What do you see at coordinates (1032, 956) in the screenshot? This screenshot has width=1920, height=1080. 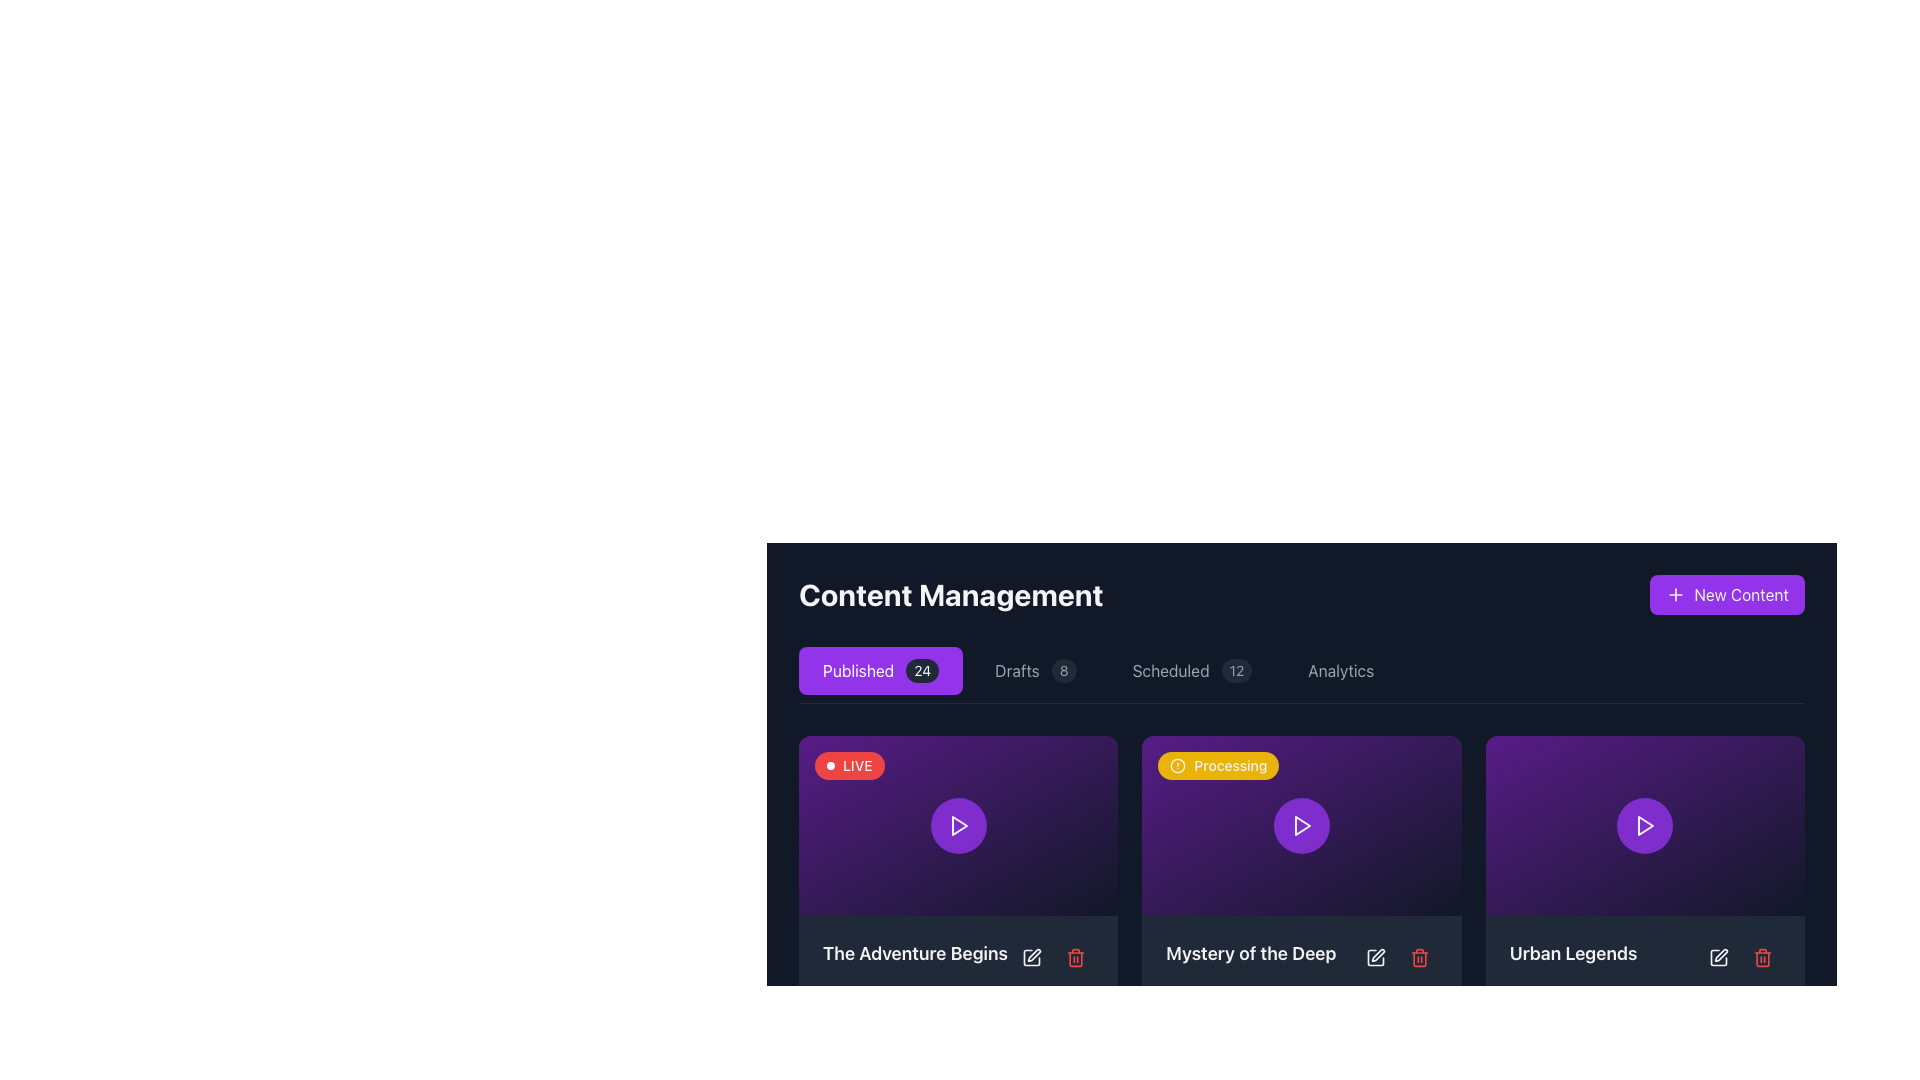 I see `the pen icon in the action toolbar beneath the card titled 'The Adventure Begins'` at bounding box center [1032, 956].